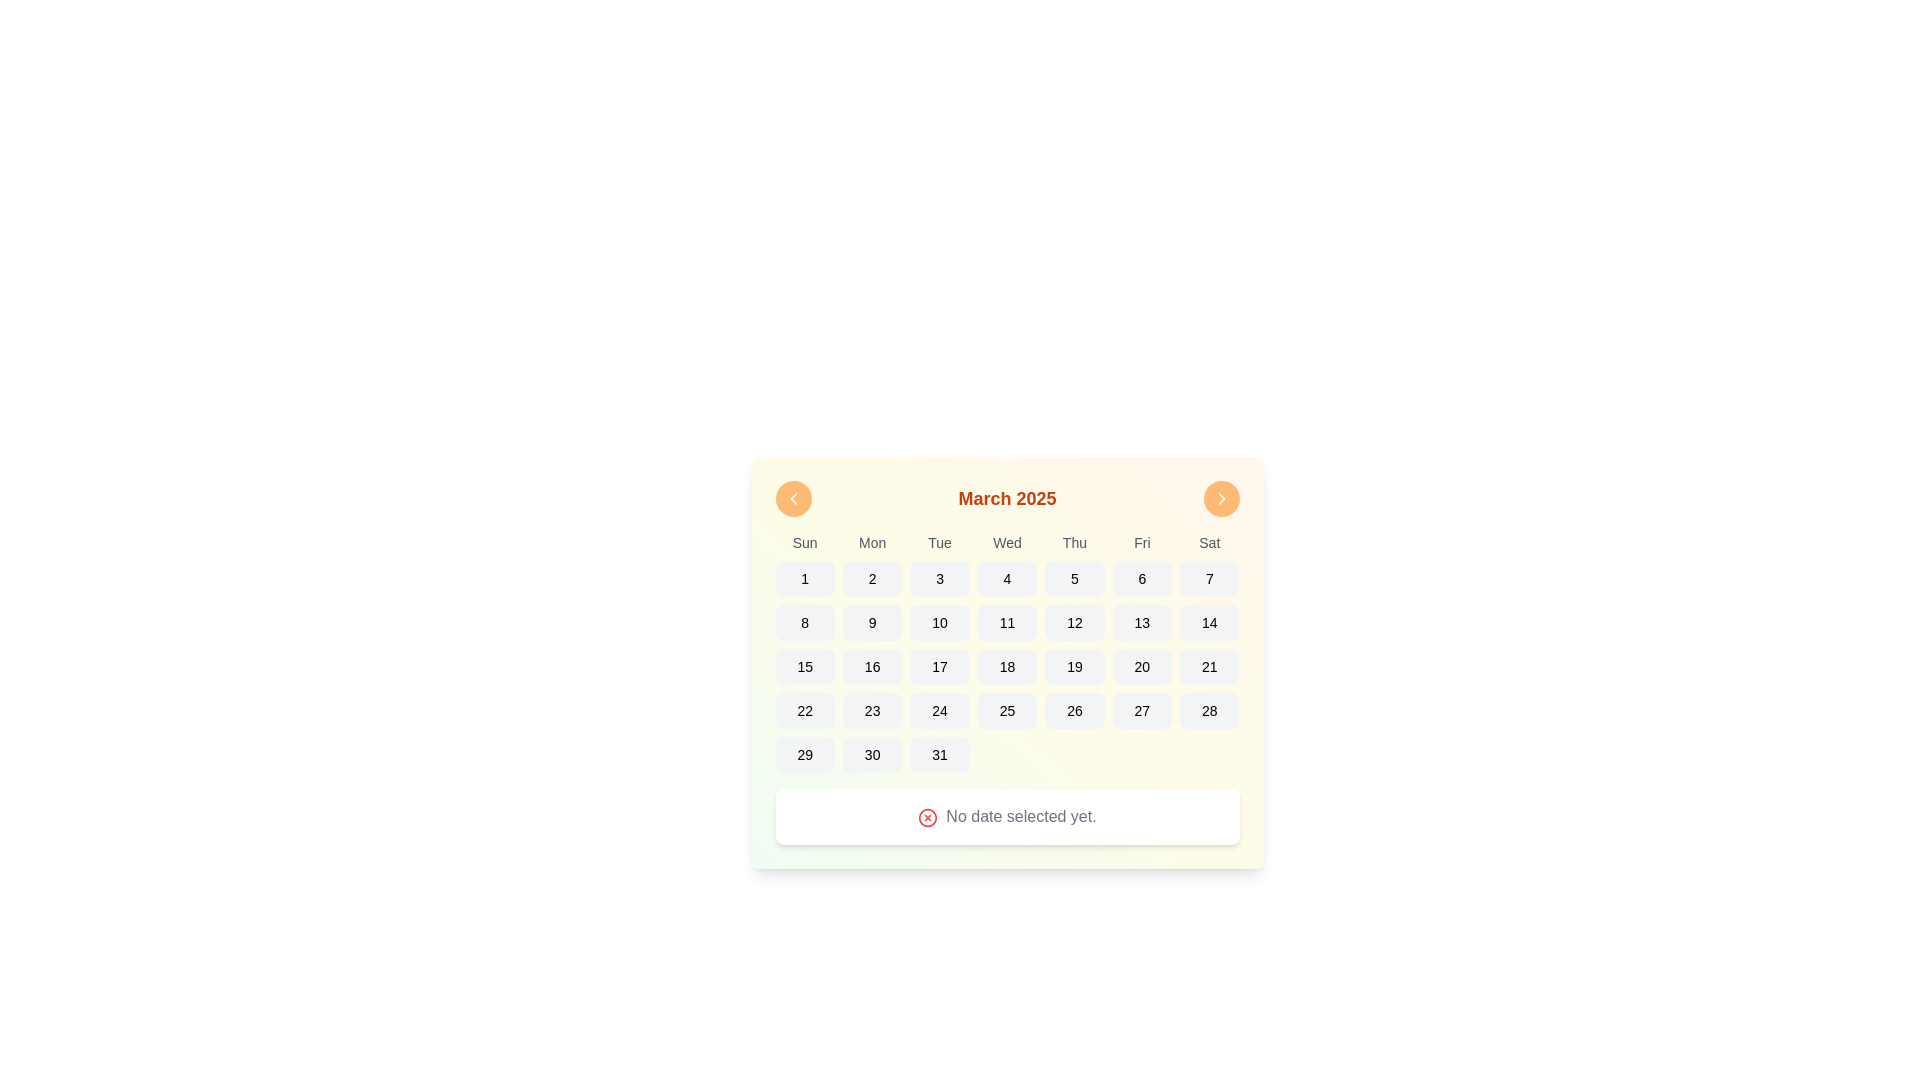  Describe the element at coordinates (1208, 578) in the screenshot. I see `the clickable calendar day block displaying the numeral '7' under the 'Sat' column` at that location.